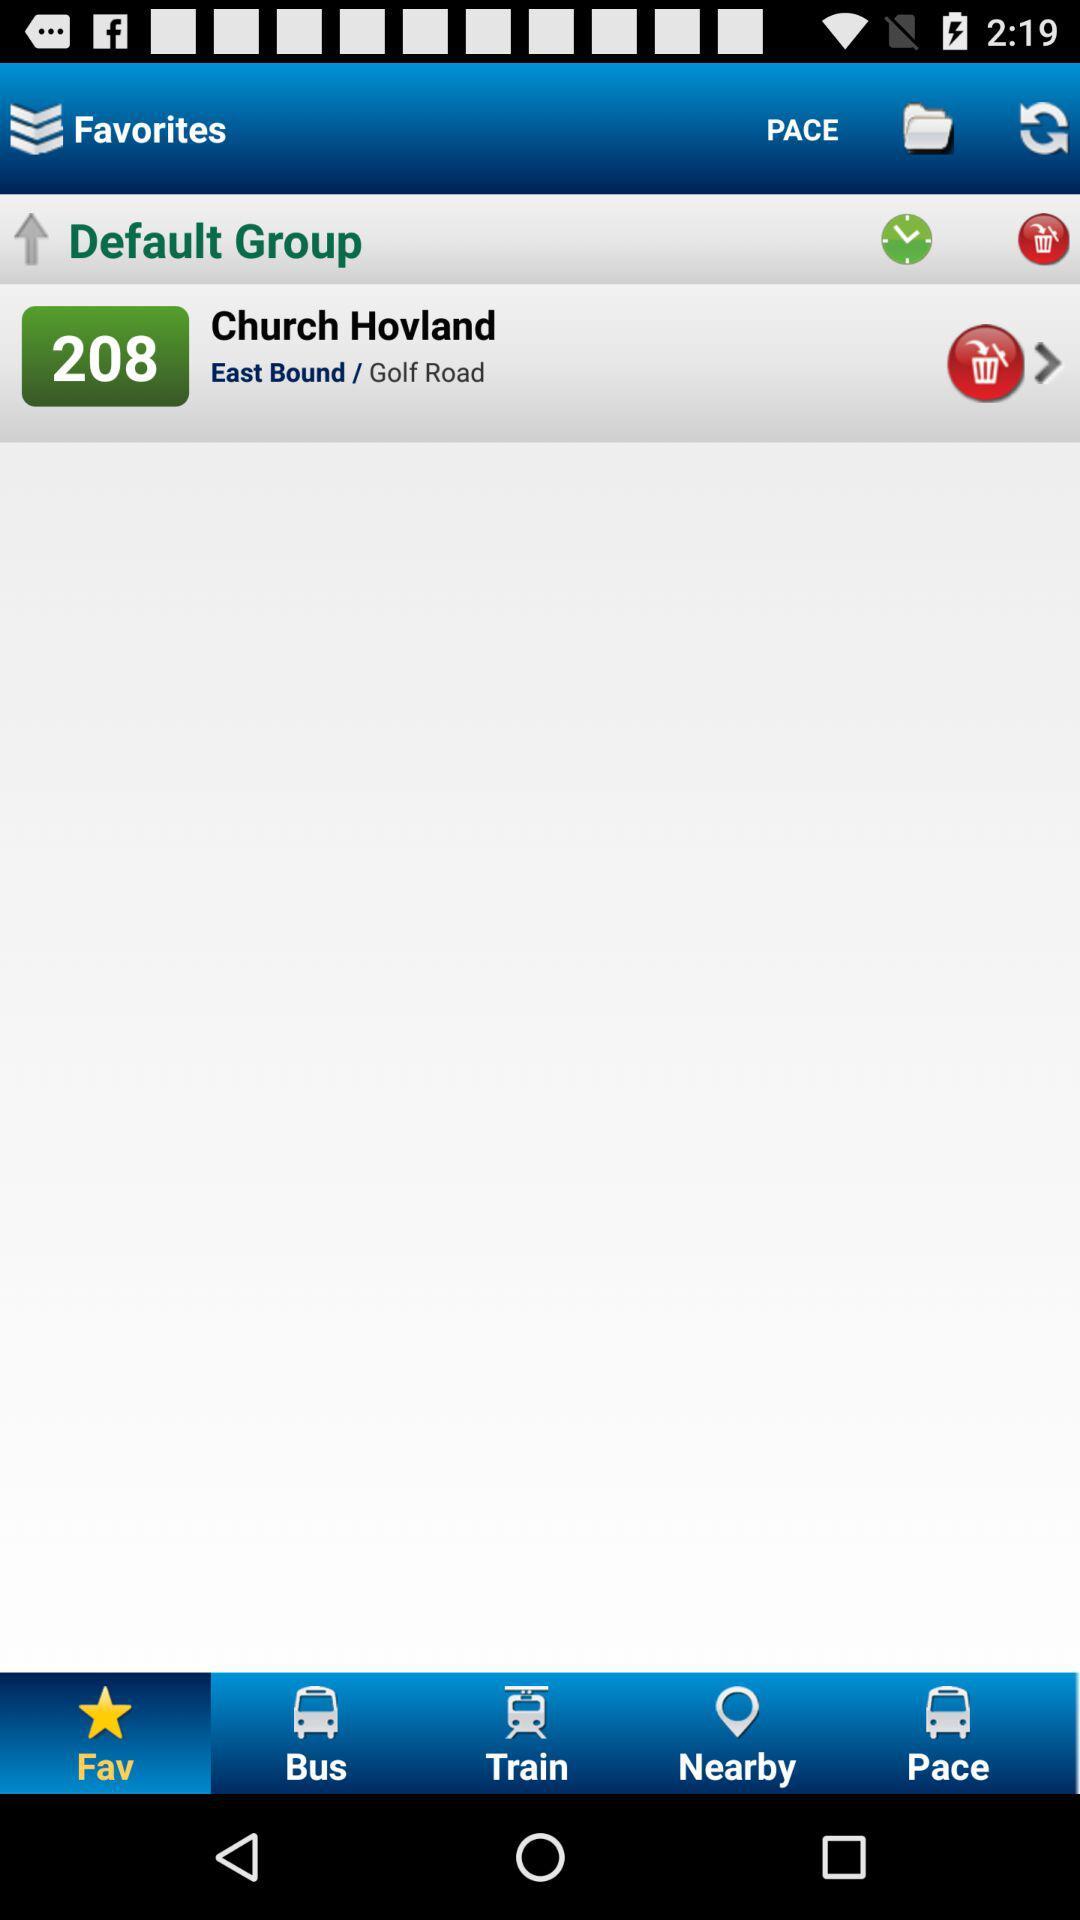 This screenshot has height=1920, width=1080. What do you see at coordinates (31, 239) in the screenshot?
I see `the icon left to the default group` at bounding box center [31, 239].